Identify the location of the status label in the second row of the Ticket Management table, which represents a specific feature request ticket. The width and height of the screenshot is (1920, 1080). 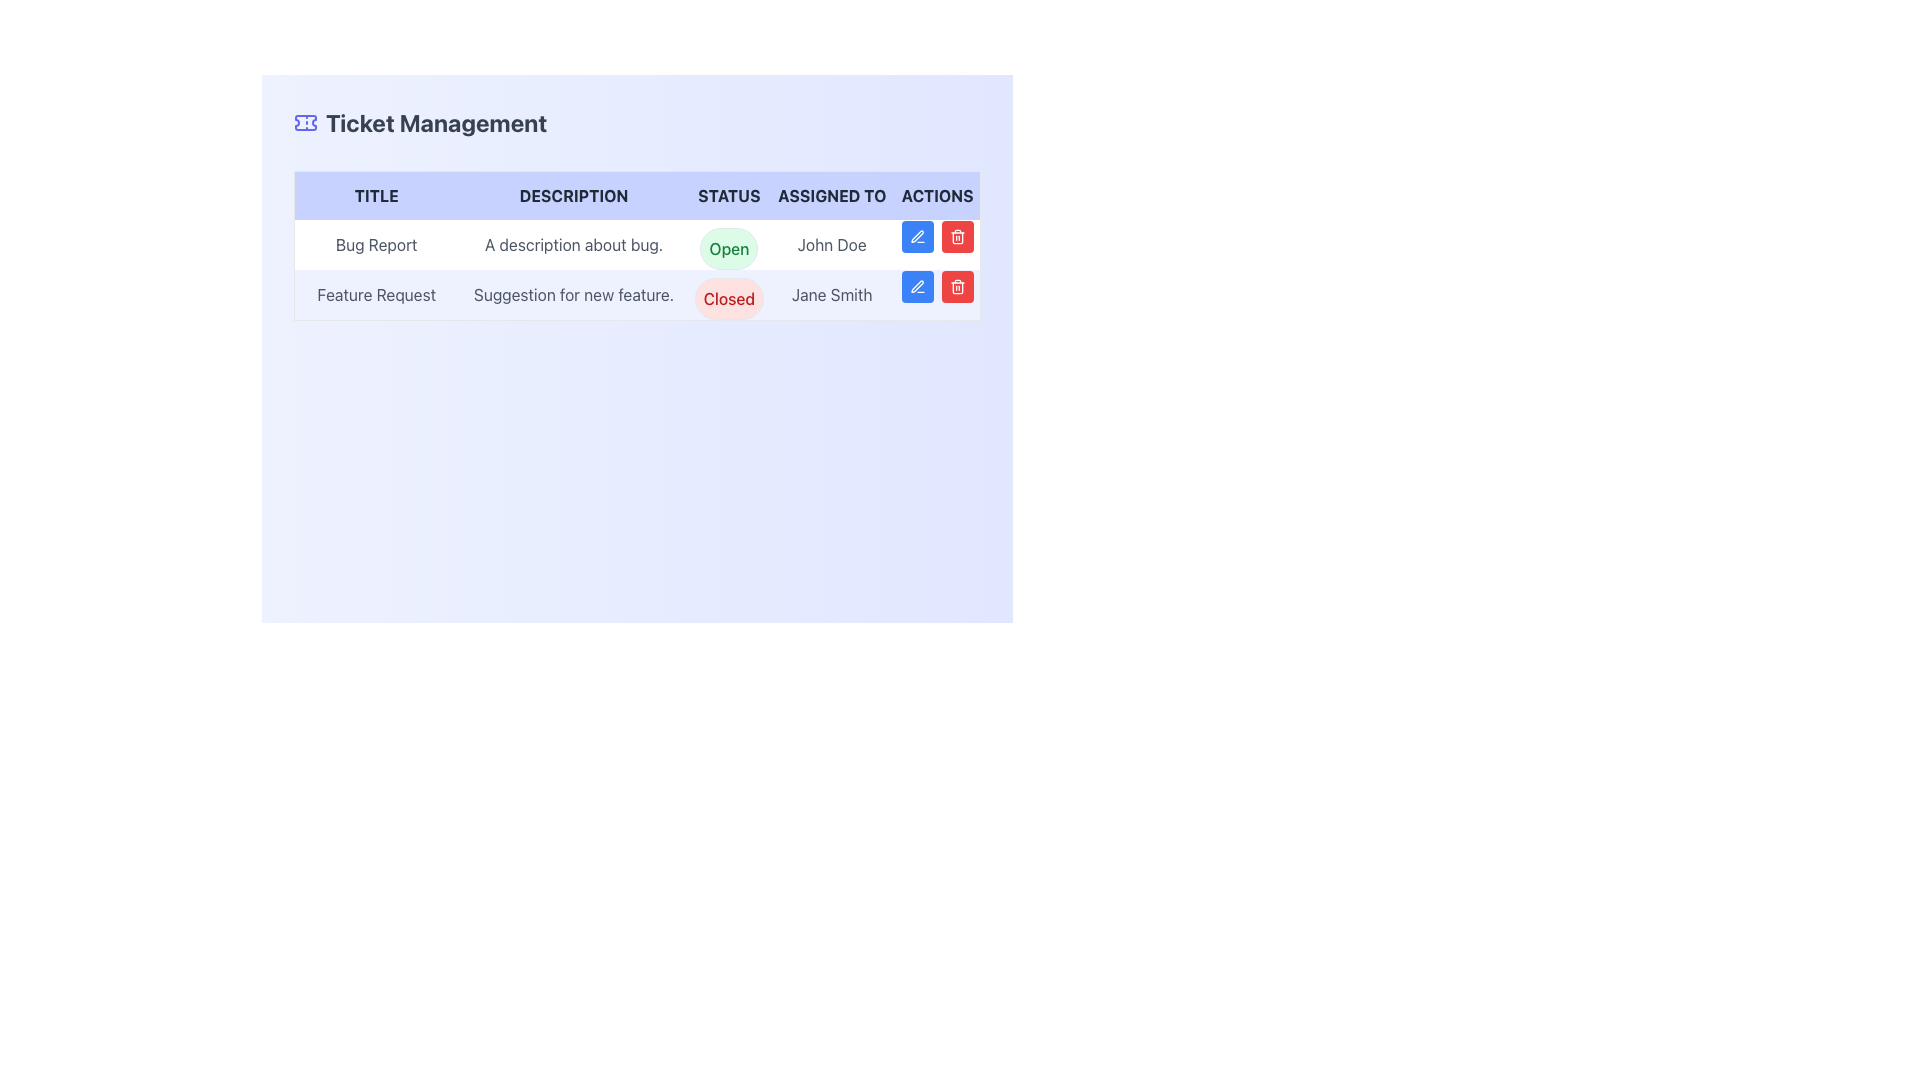
(636, 294).